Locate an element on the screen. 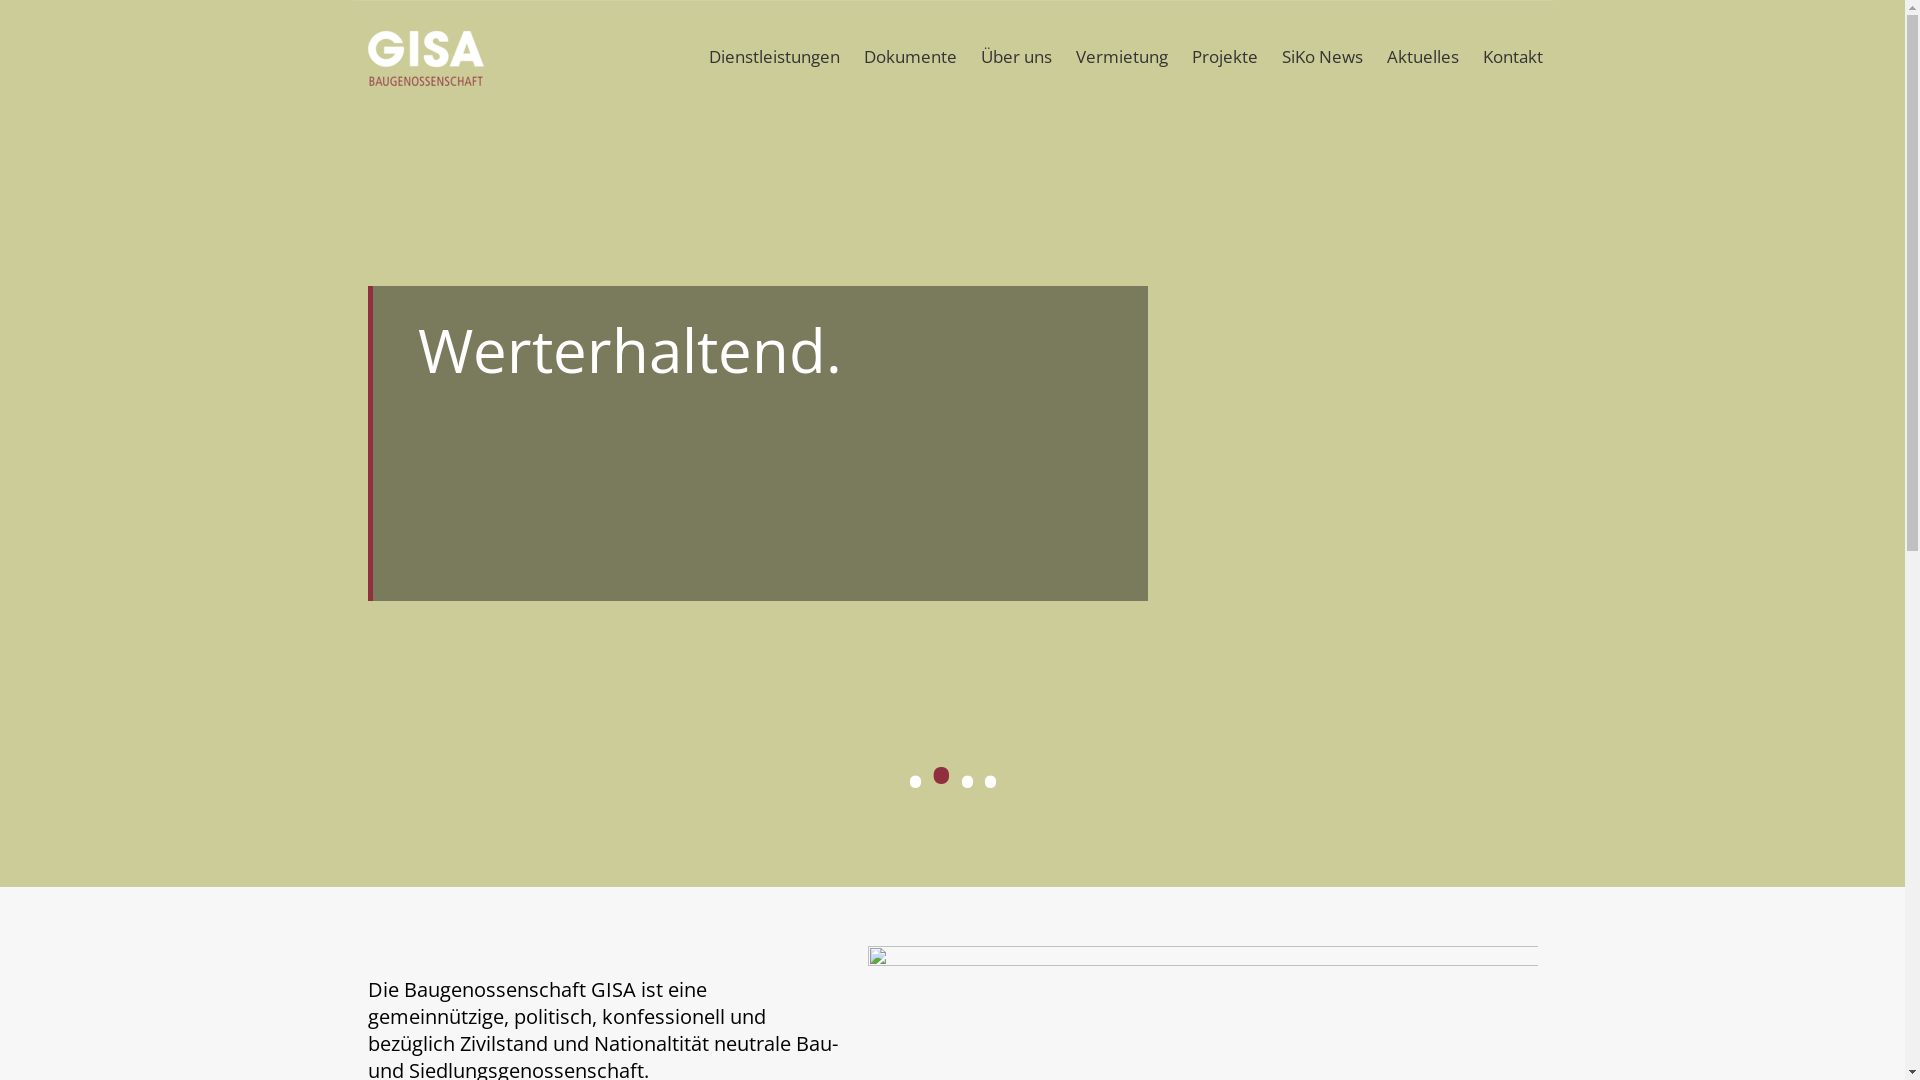  'Vermietung' is located at coordinates (1122, 55).